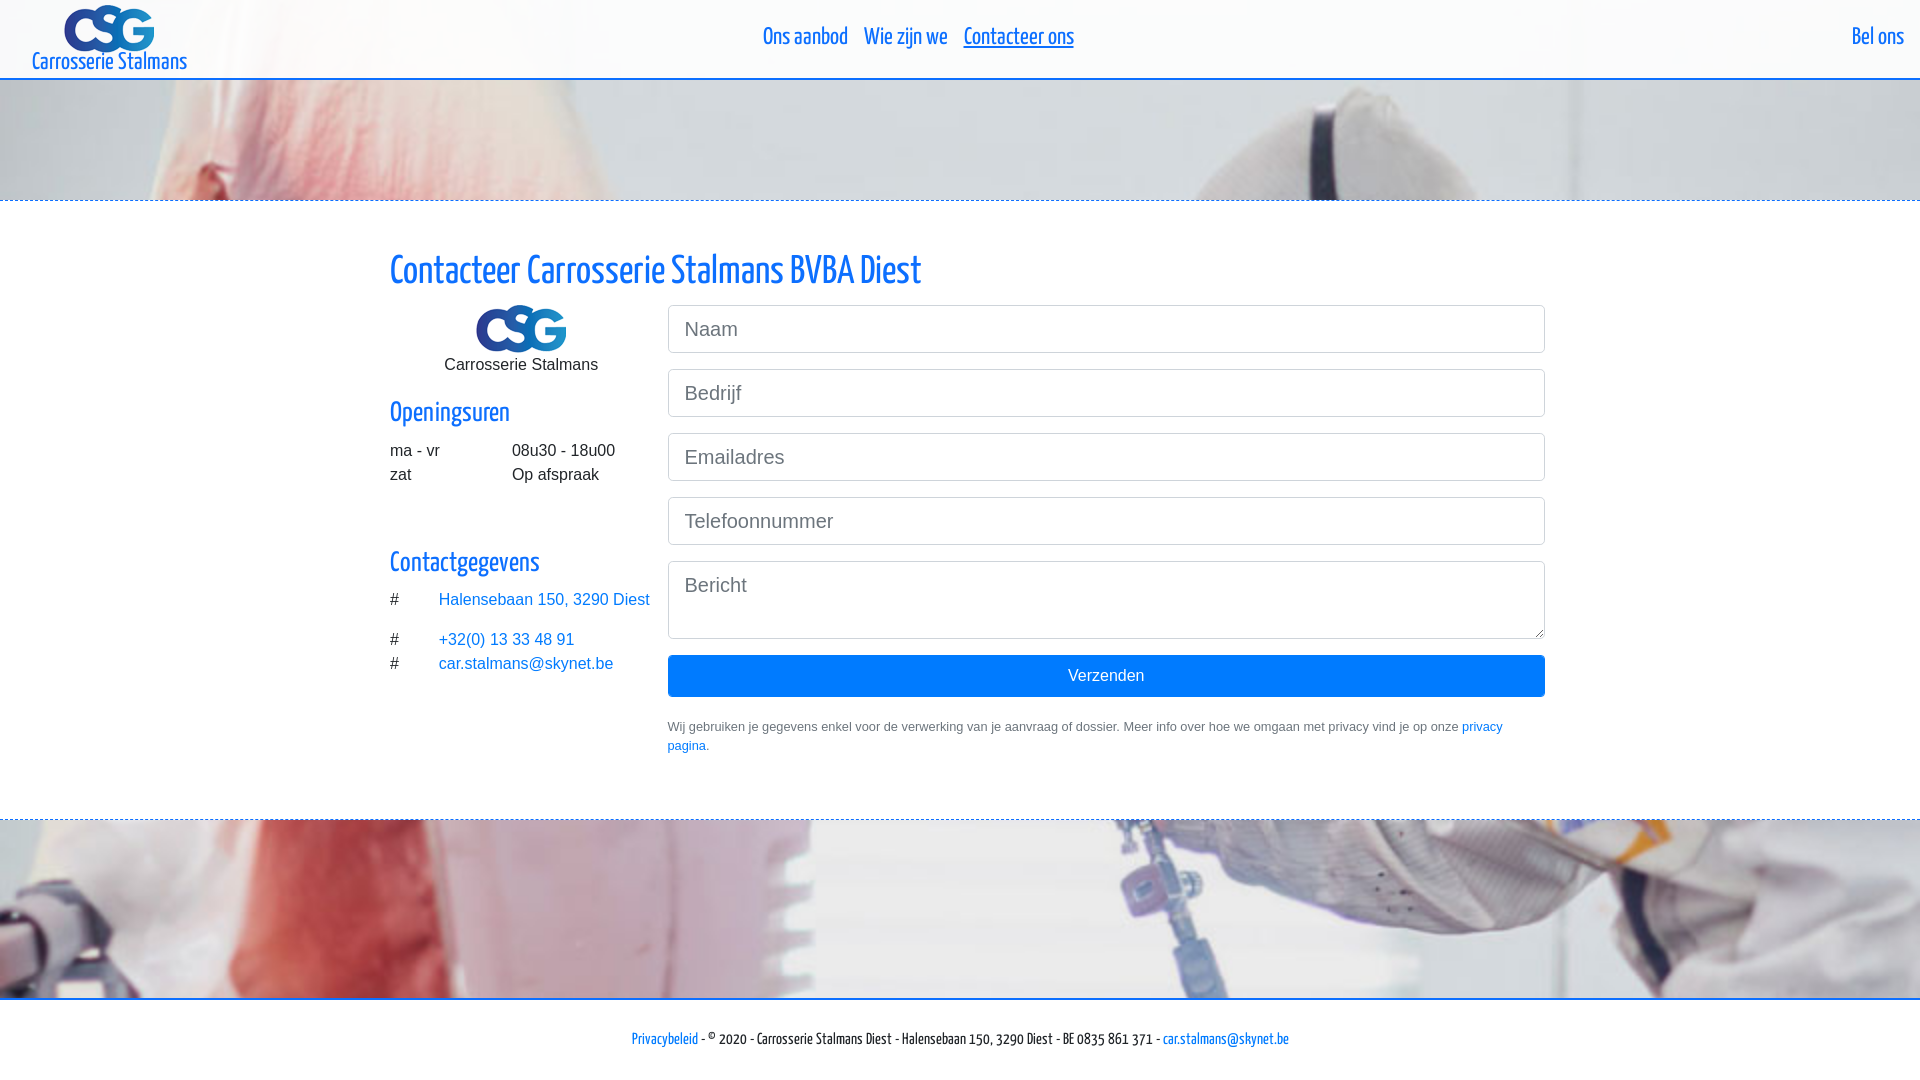 This screenshot has height=1080, width=1920. I want to click on 'Halensebaan 150, 3290 Diest', so click(546, 599).